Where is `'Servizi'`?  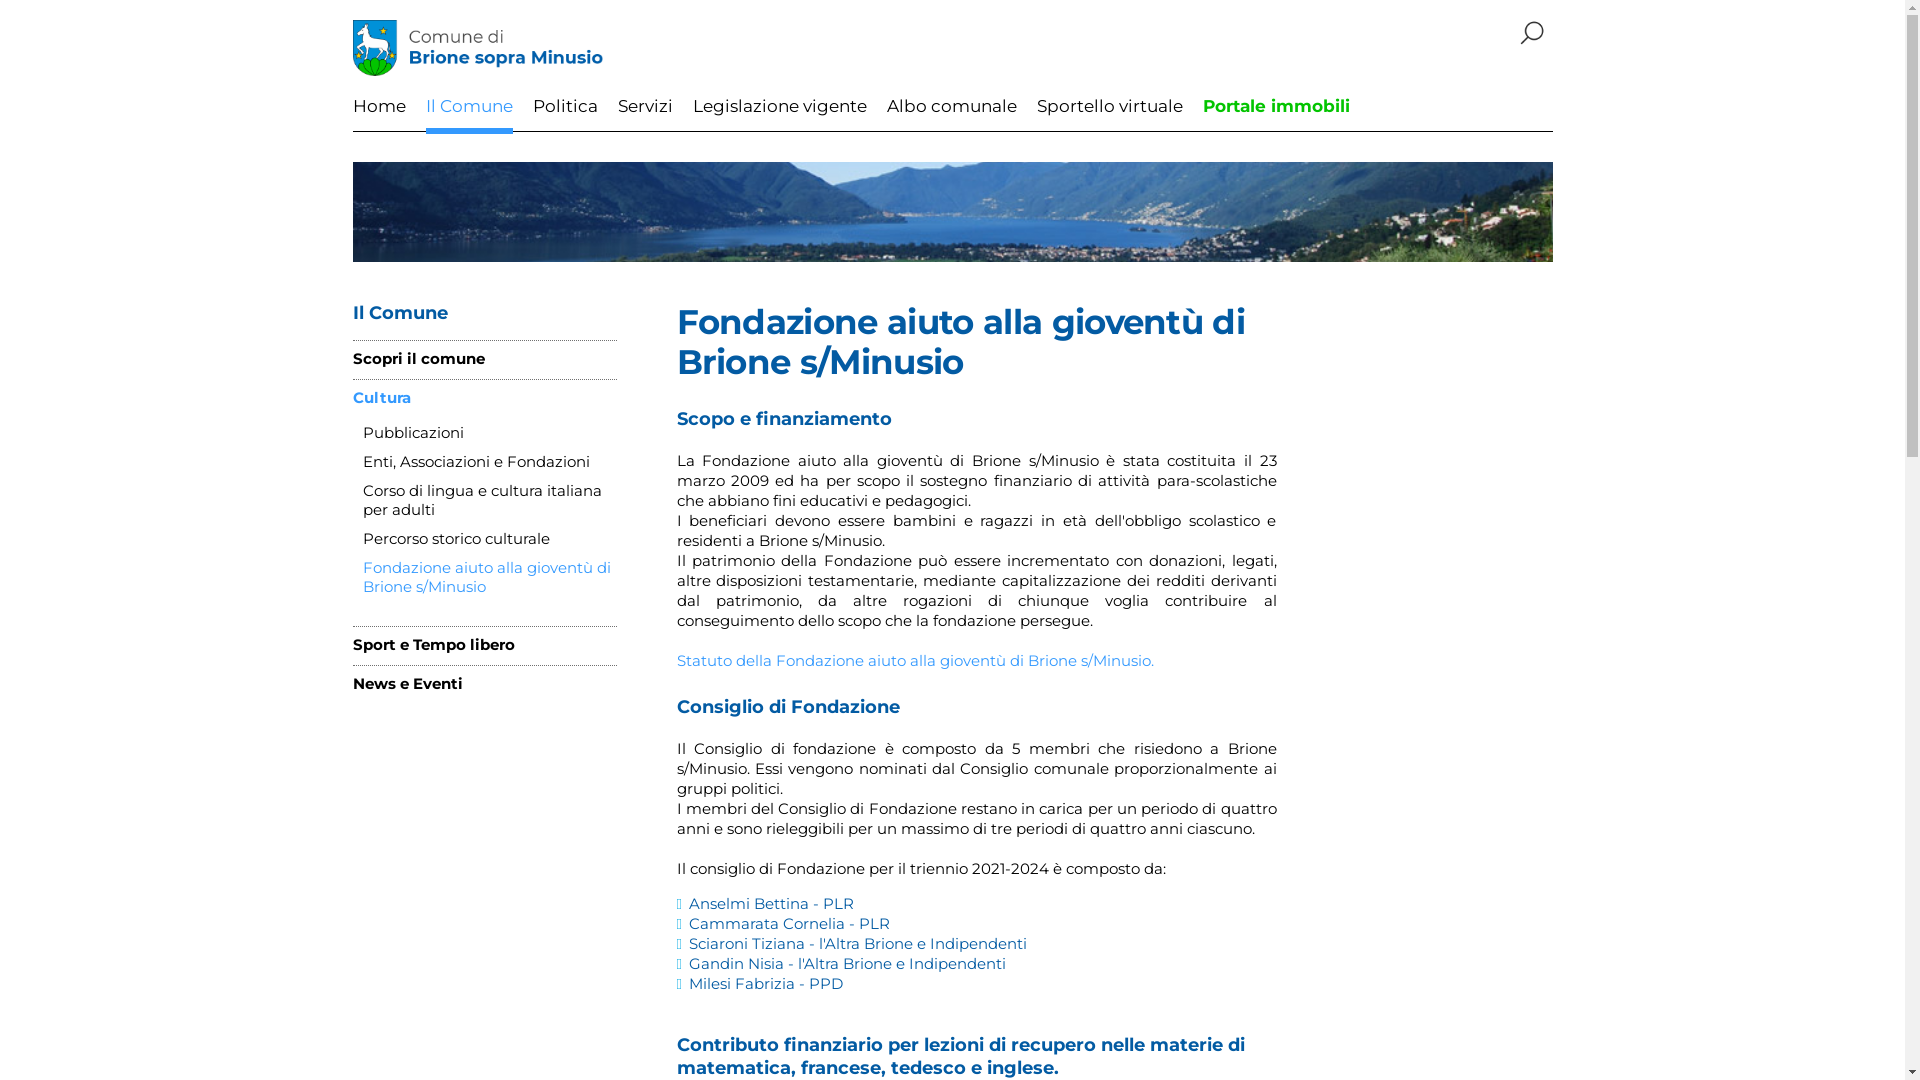 'Servizi' is located at coordinates (645, 115).